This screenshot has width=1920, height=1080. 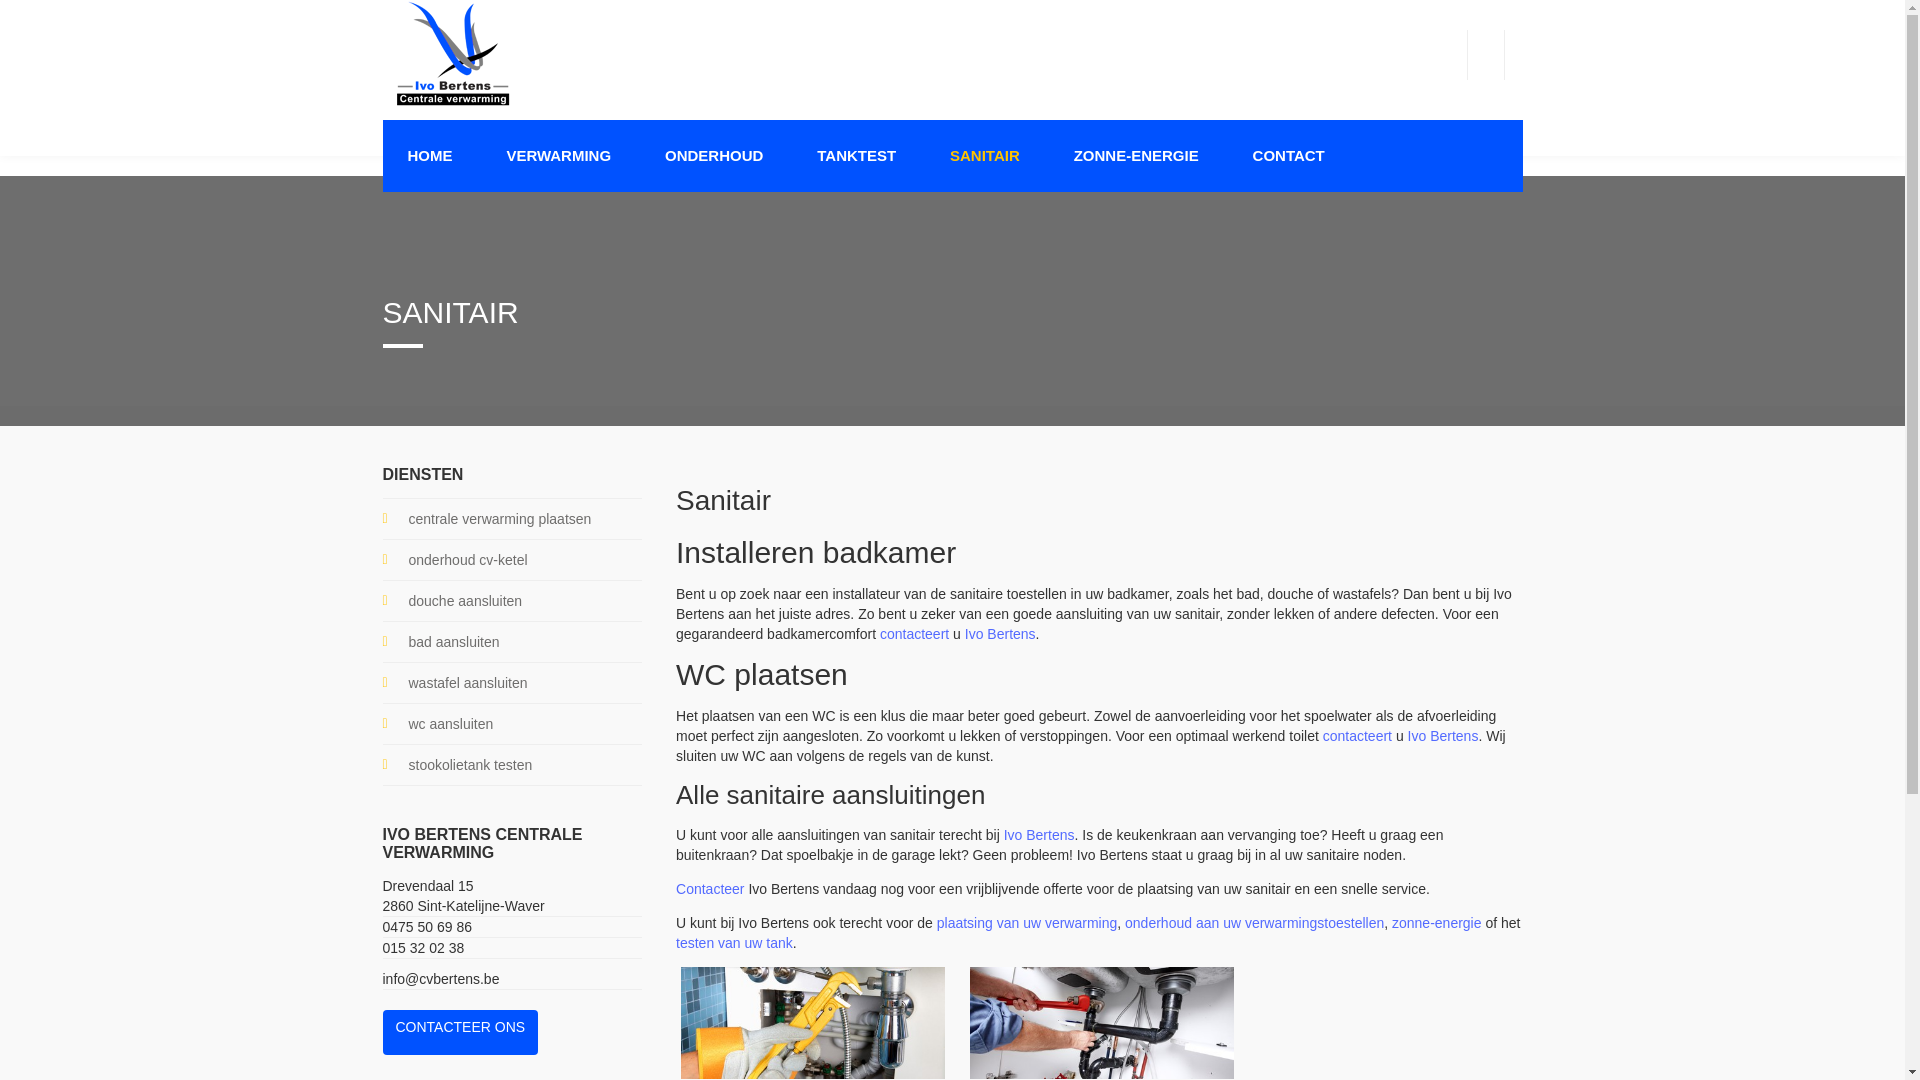 What do you see at coordinates (714, 154) in the screenshot?
I see `'ONDERHOUD'` at bounding box center [714, 154].